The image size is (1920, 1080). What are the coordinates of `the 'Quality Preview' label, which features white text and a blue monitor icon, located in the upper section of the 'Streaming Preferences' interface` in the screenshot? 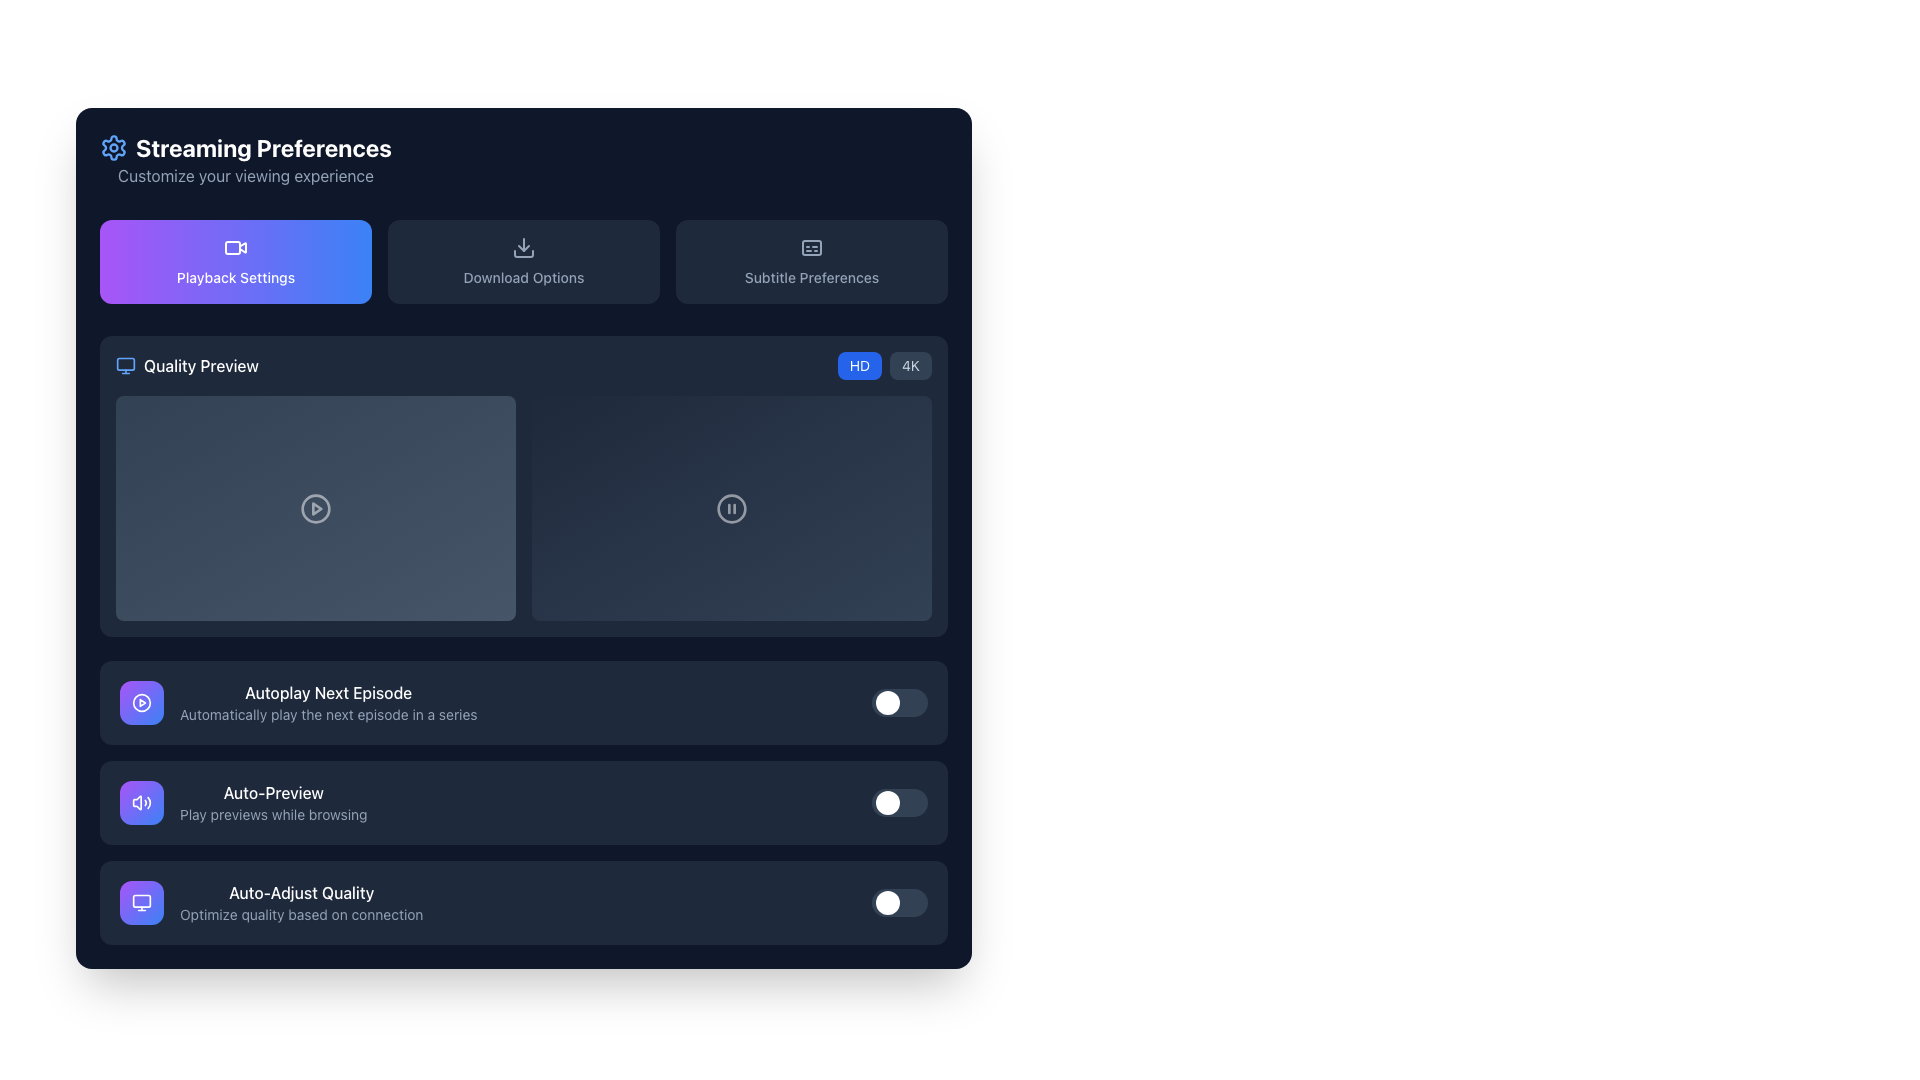 It's located at (187, 366).